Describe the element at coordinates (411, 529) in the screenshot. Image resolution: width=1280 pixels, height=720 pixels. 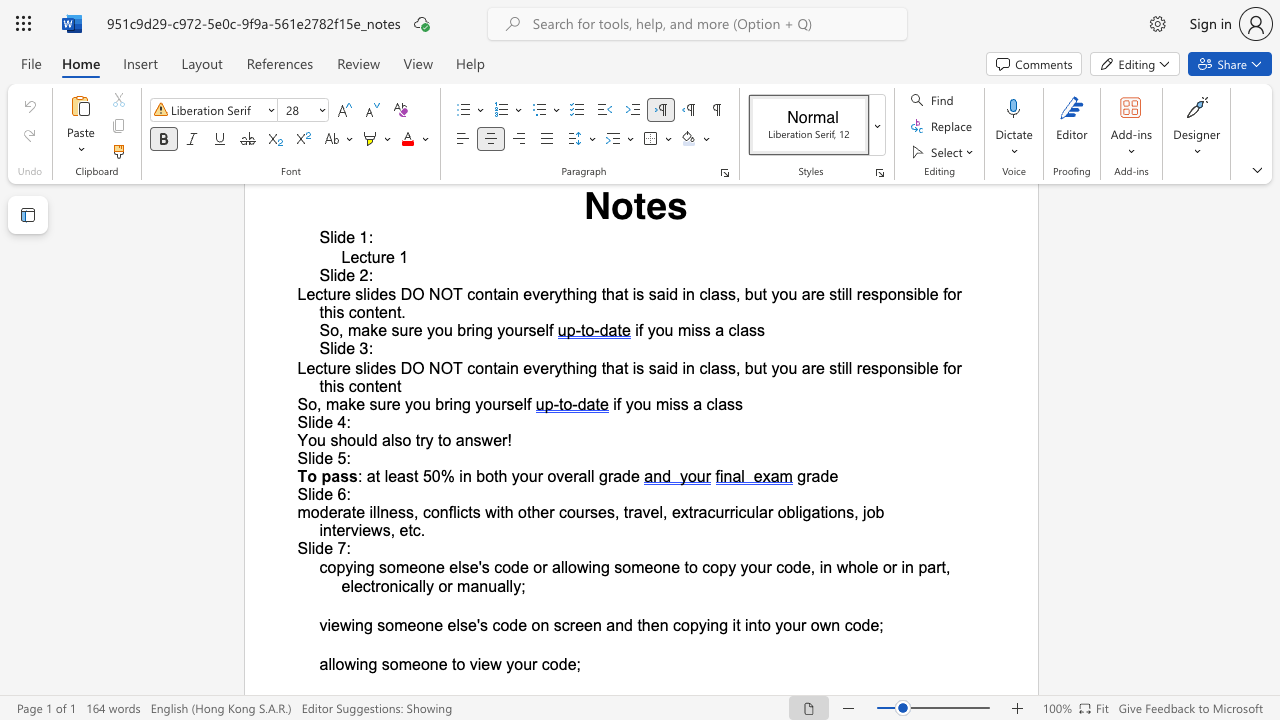
I see `the subset text "c." within the text "moderate illness, conflicts with other courses, travel, extracurricular obligations, job interviews, etc."` at that location.